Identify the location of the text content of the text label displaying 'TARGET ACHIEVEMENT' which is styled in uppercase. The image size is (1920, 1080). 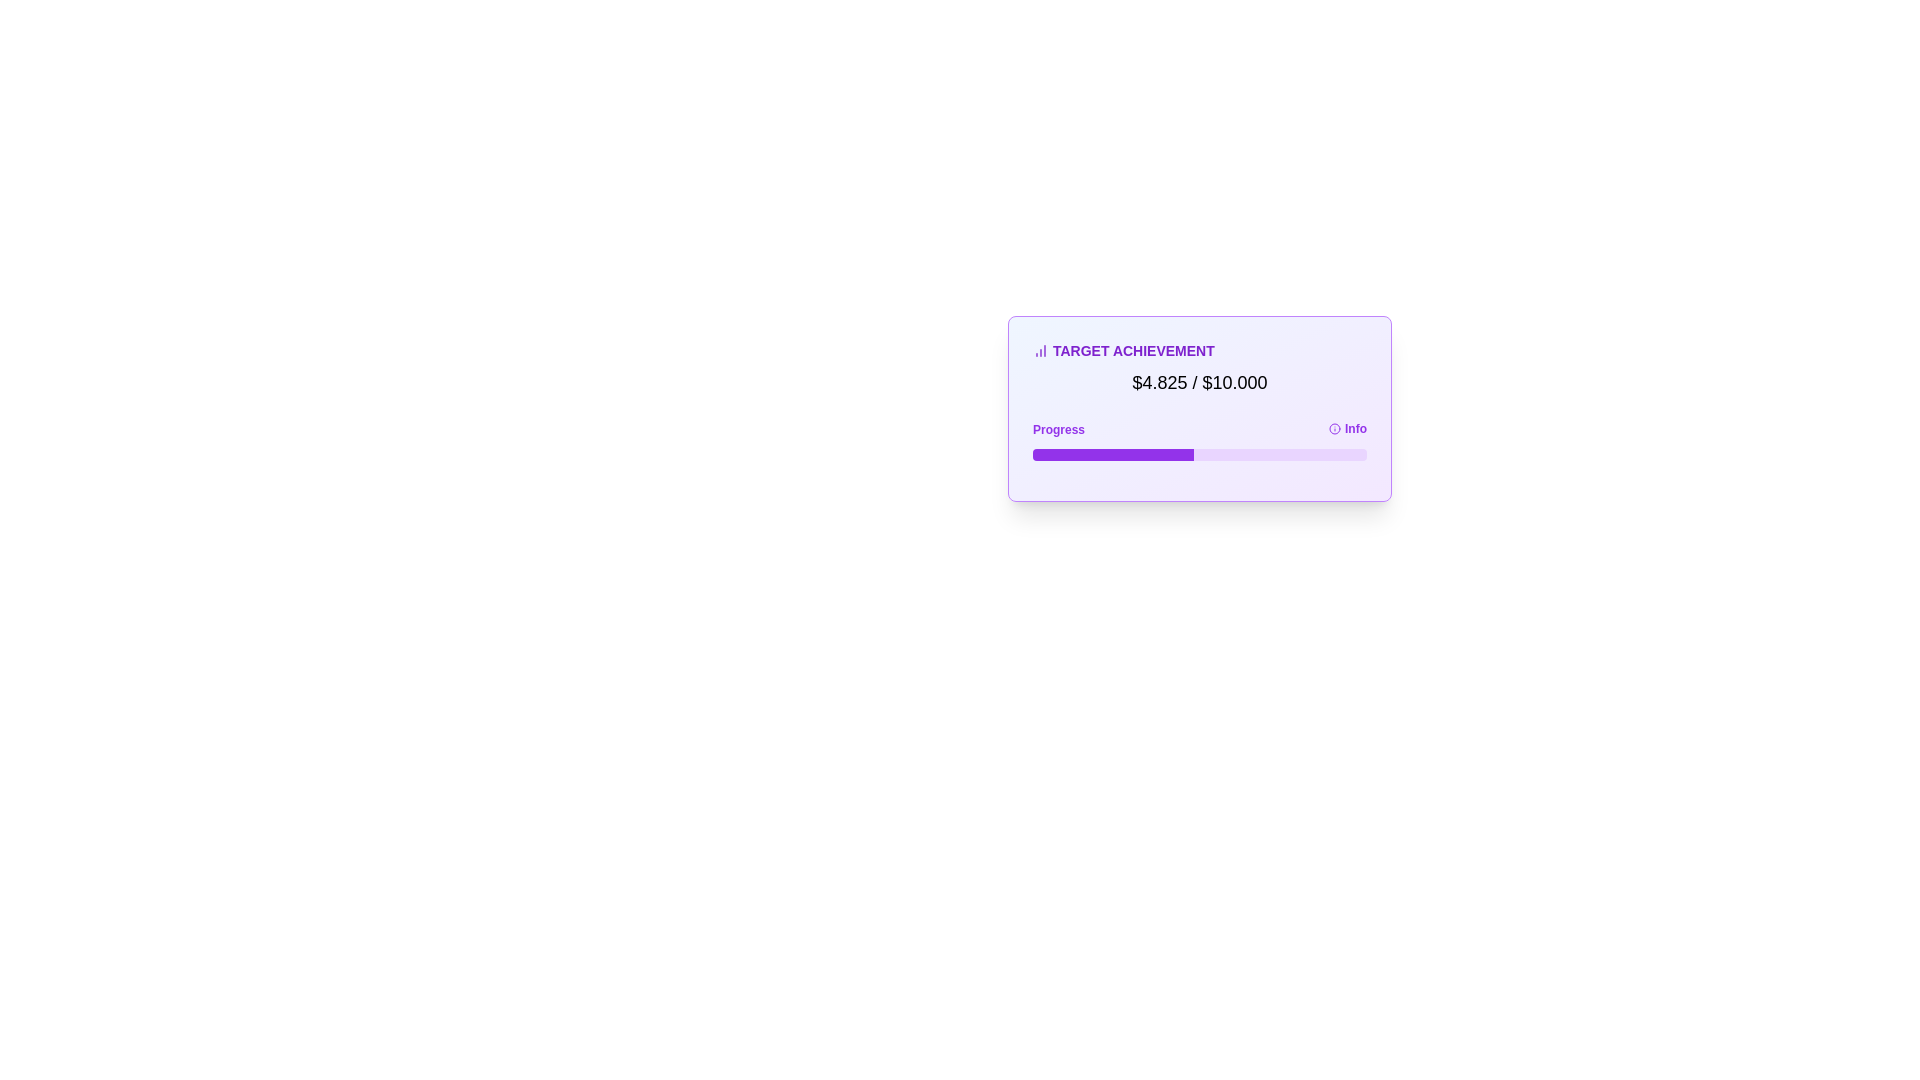
(1200, 350).